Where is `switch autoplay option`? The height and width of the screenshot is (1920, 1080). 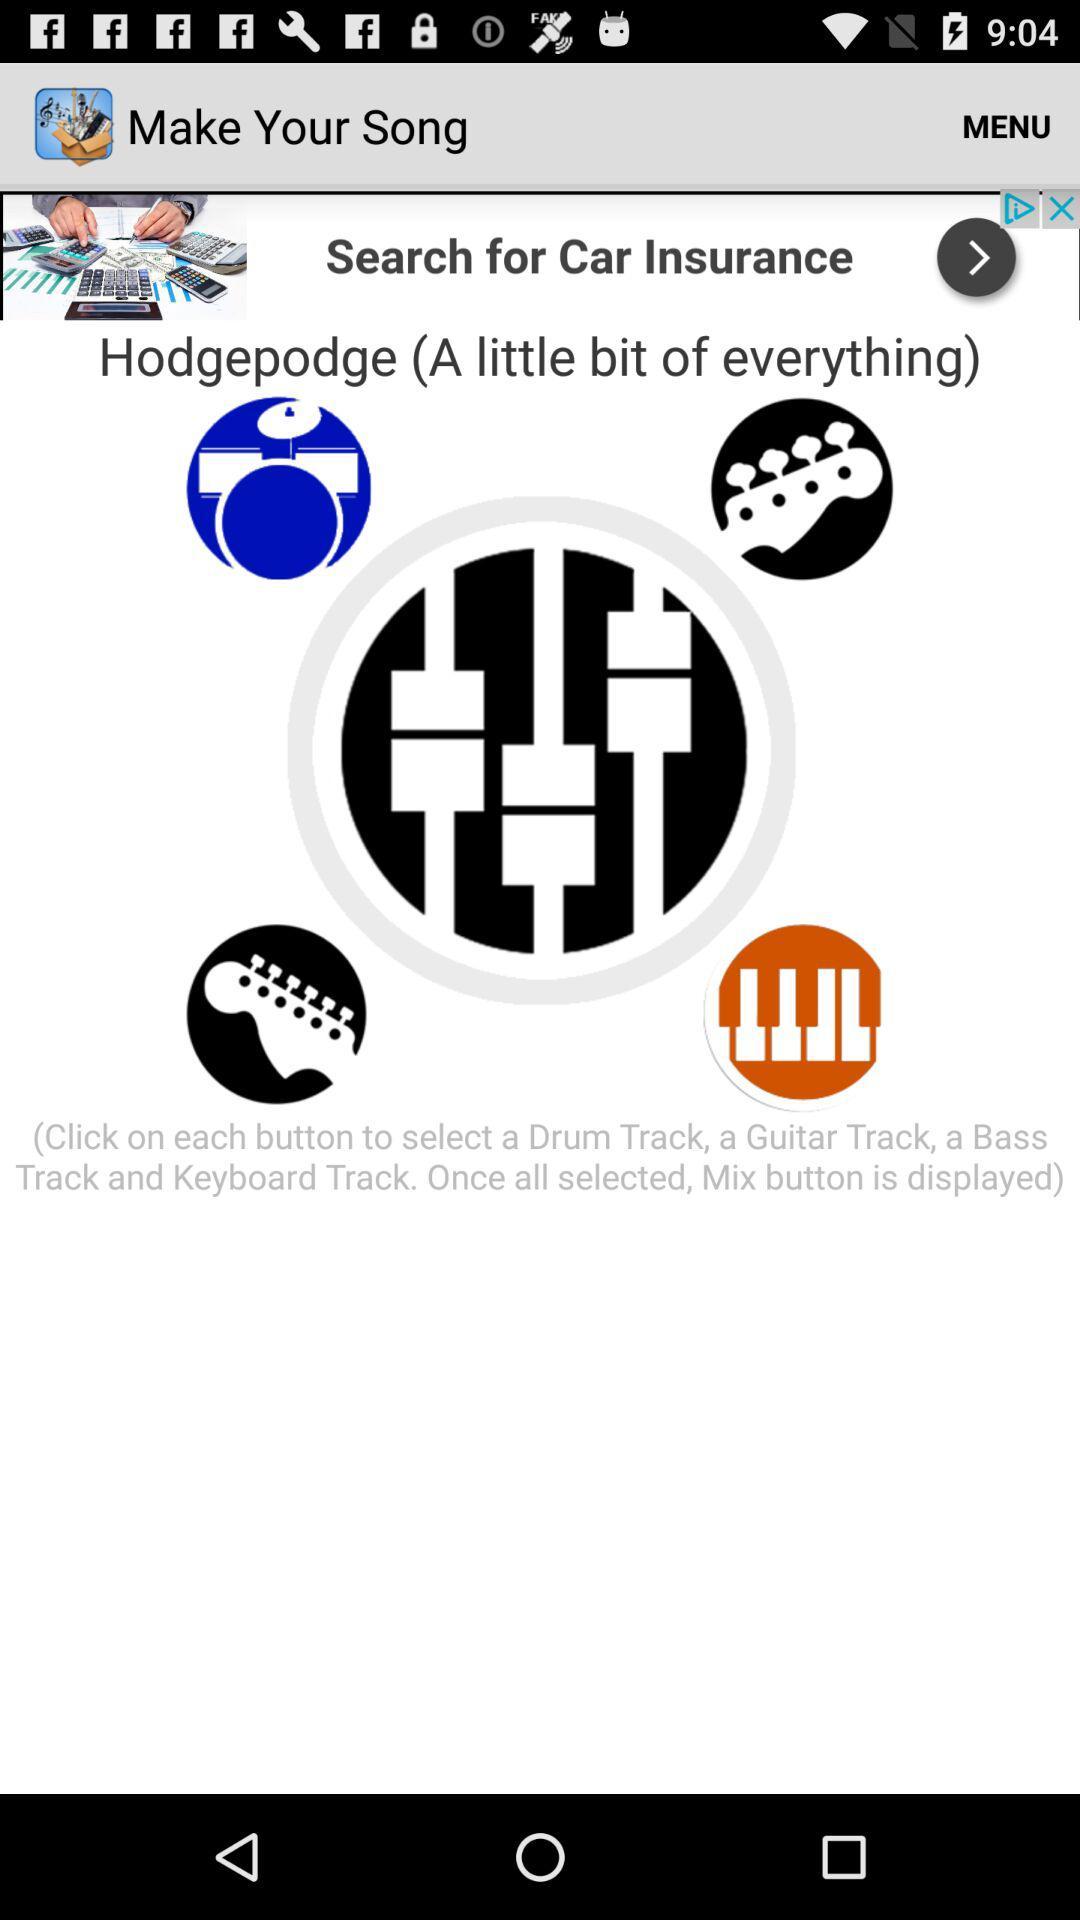 switch autoplay option is located at coordinates (801, 1013).